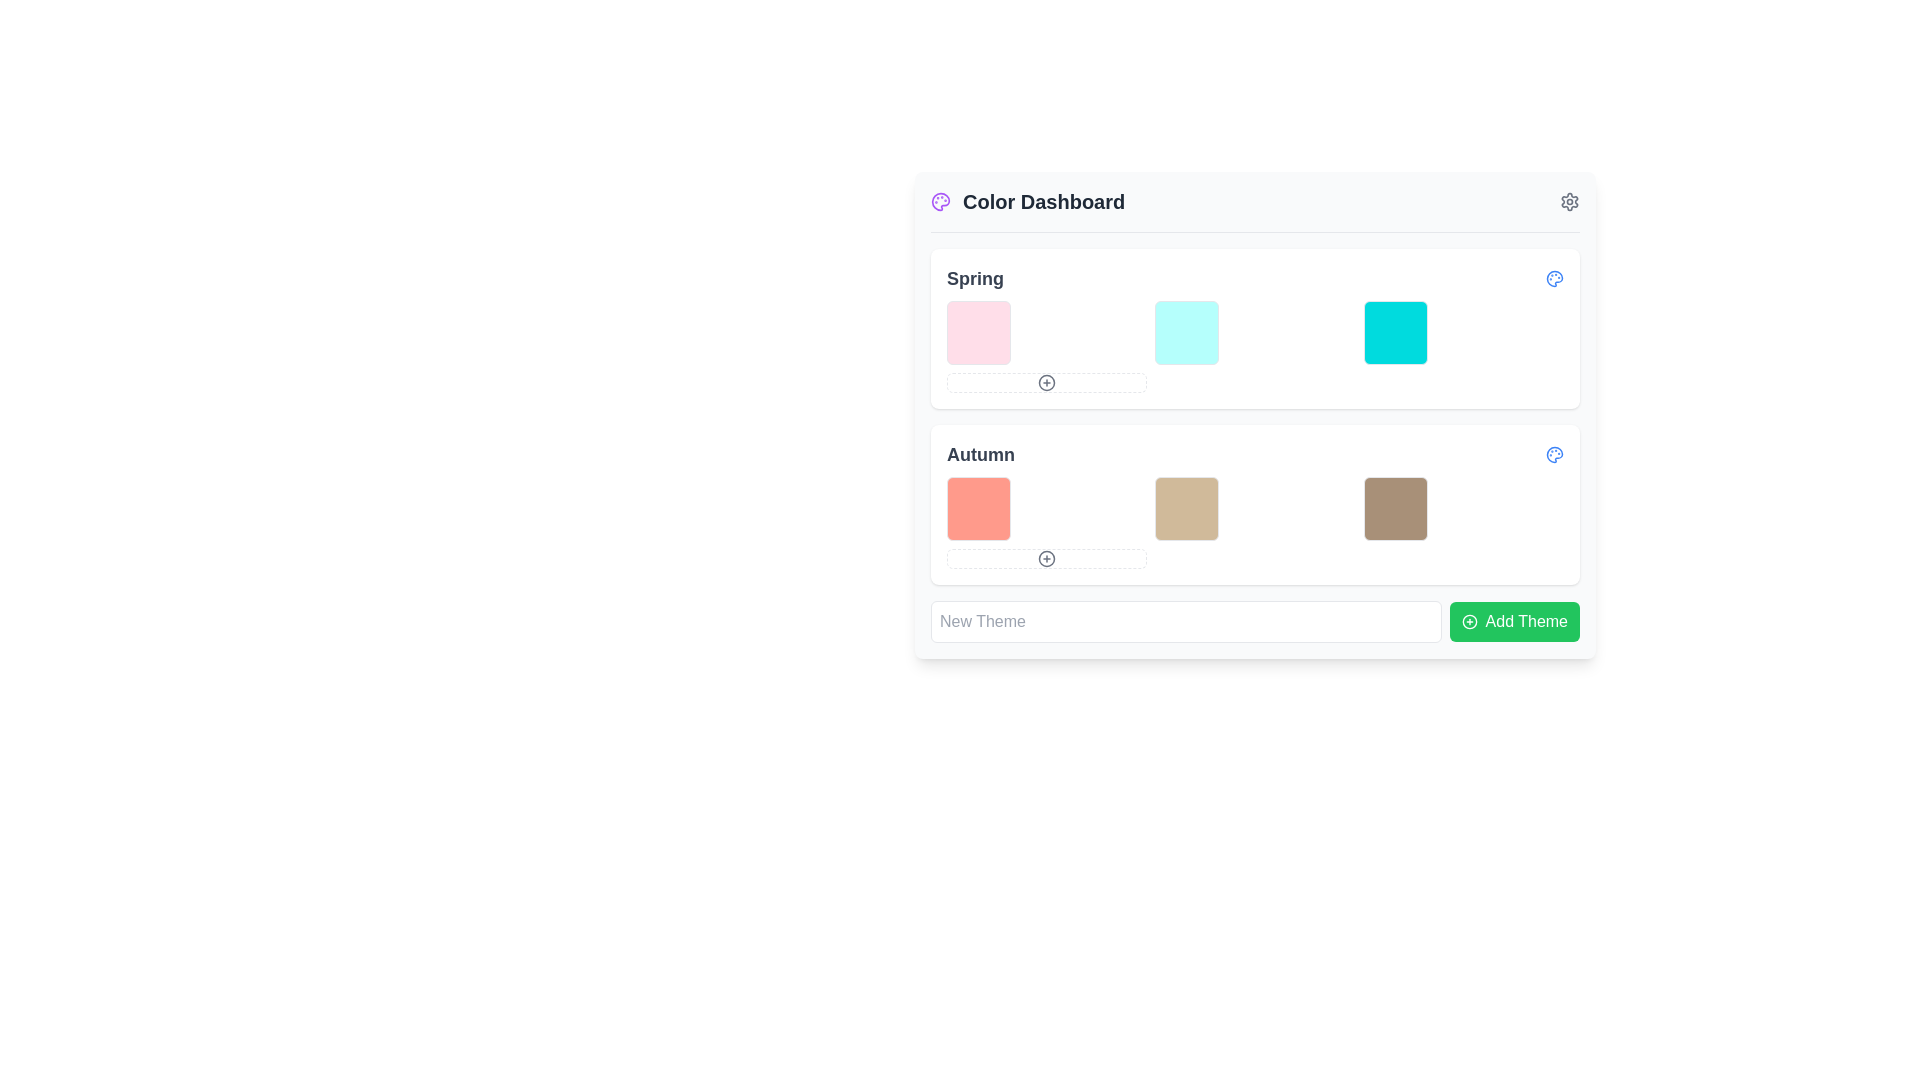 The image size is (1920, 1080). Describe the element at coordinates (1394, 508) in the screenshot. I see `the light brown color swatch with rounded corners located under the 'Autumn' section, which is the third square in the top row of a grid layout` at that location.